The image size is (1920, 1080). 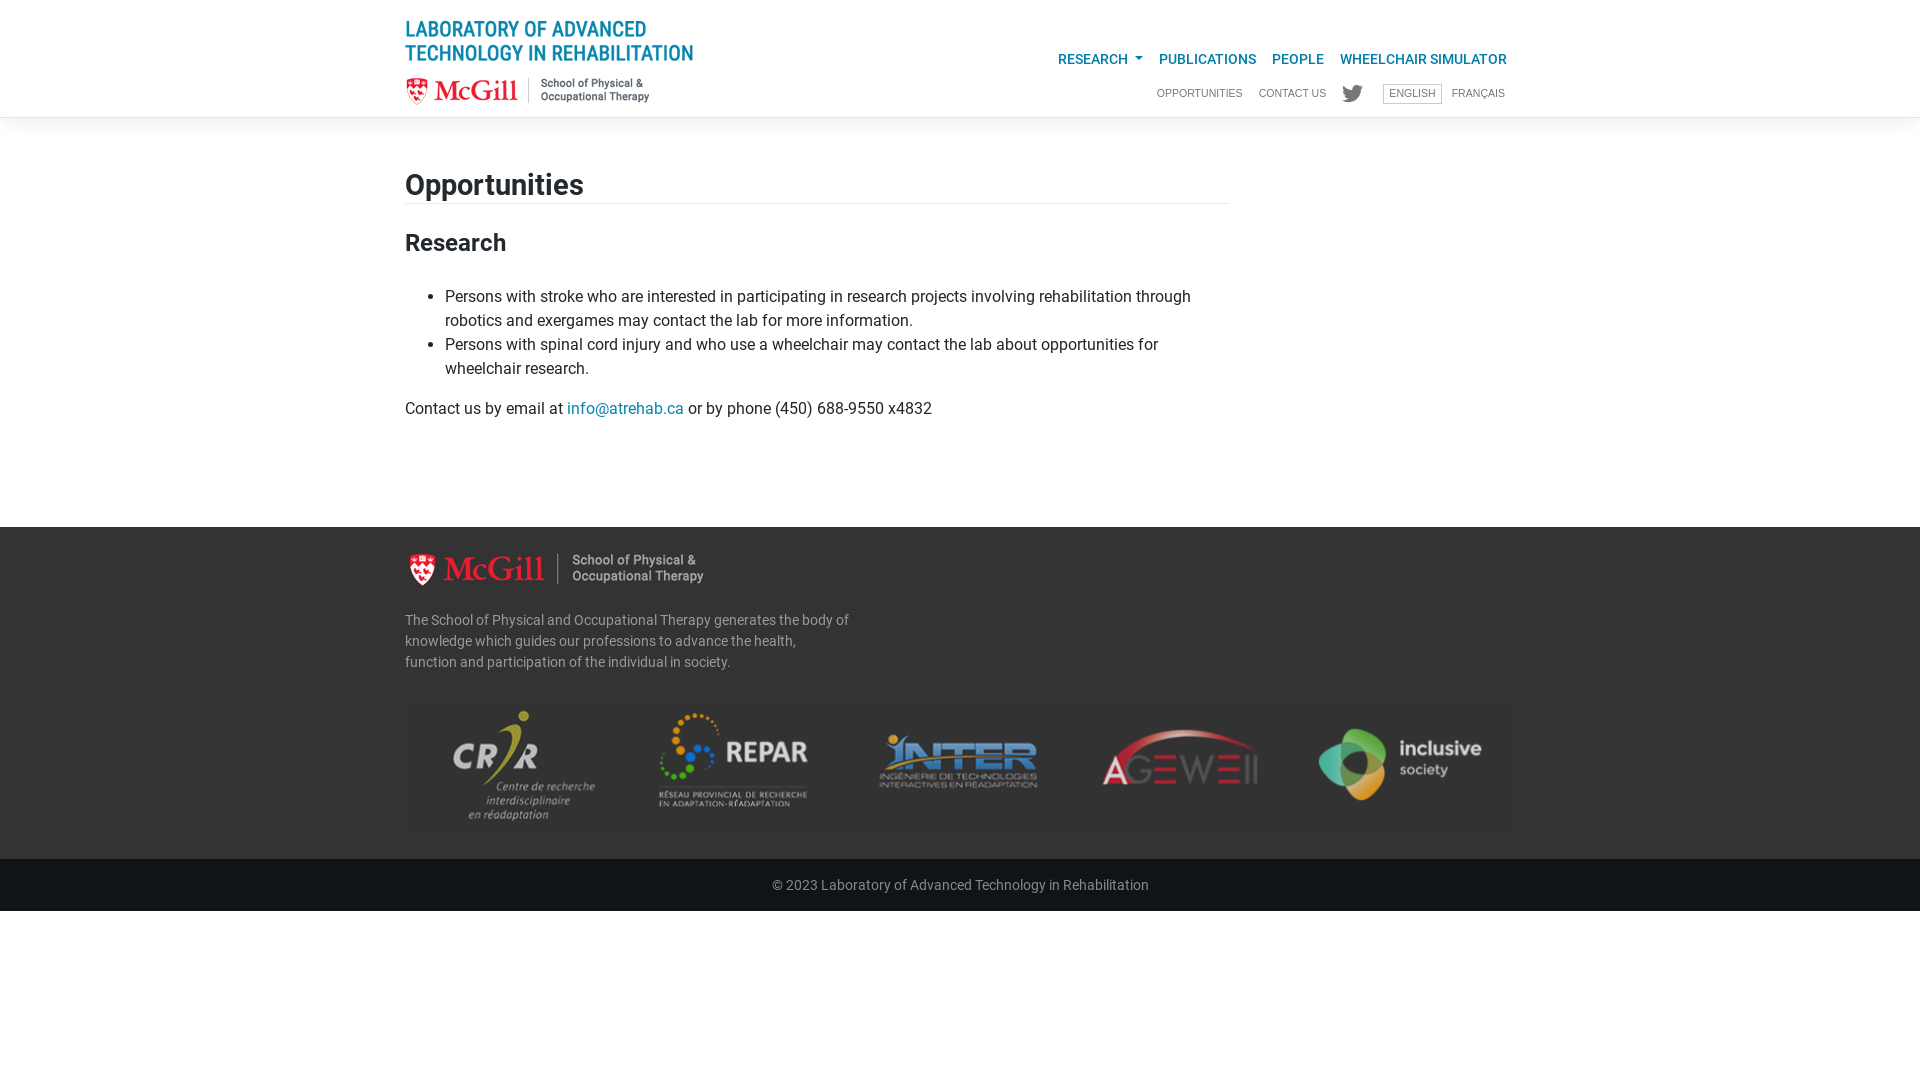 What do you see at coordinates (1200, 93) in the screenshot?
I see `'OPPORTUNITIES'` at bounding box center [1200, 93].